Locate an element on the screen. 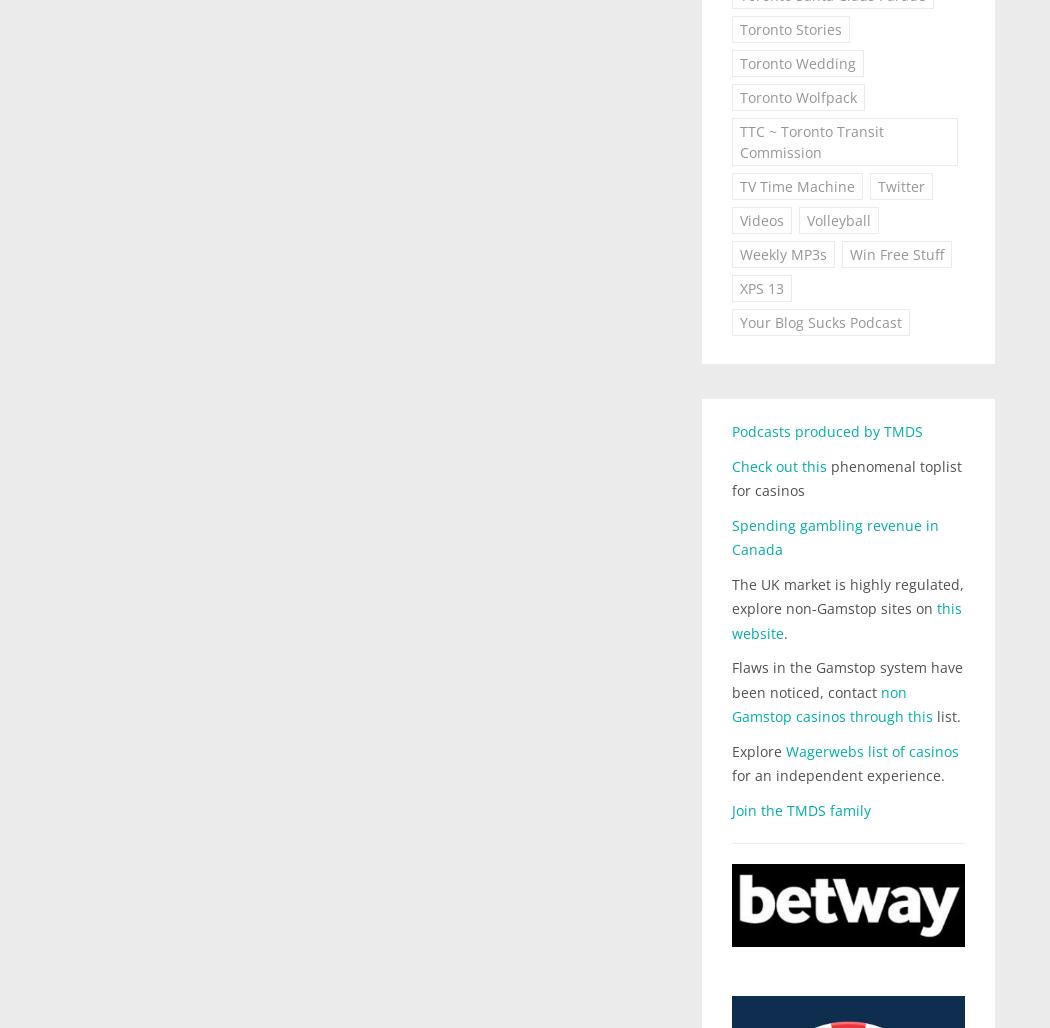  'Flaws in the Gamstop system have been noticed, contact' is located at coordinates (846, 679).